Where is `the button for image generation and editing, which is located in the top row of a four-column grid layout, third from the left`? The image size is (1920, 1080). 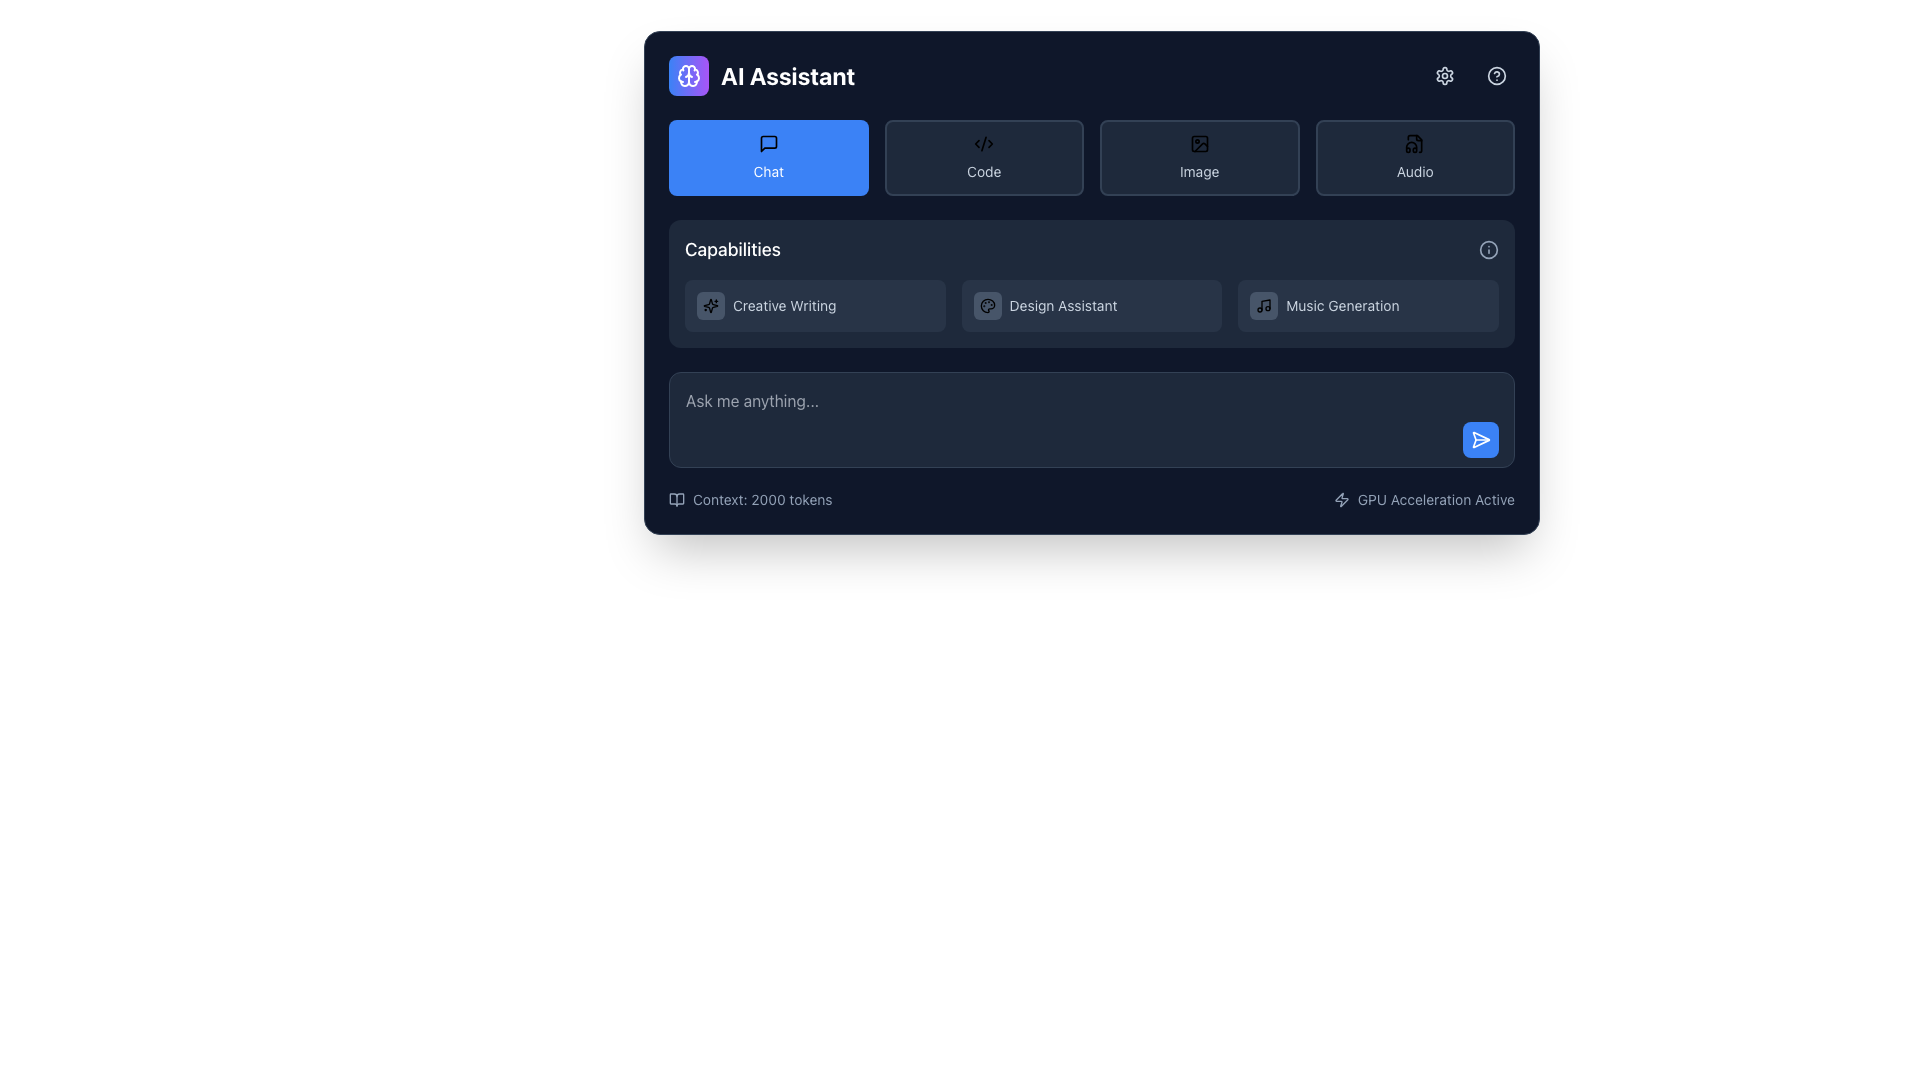 the button for image generation and editing, which is located in the top row of a four-column grid layout, third from the left is located at coordinates (1199, 157).